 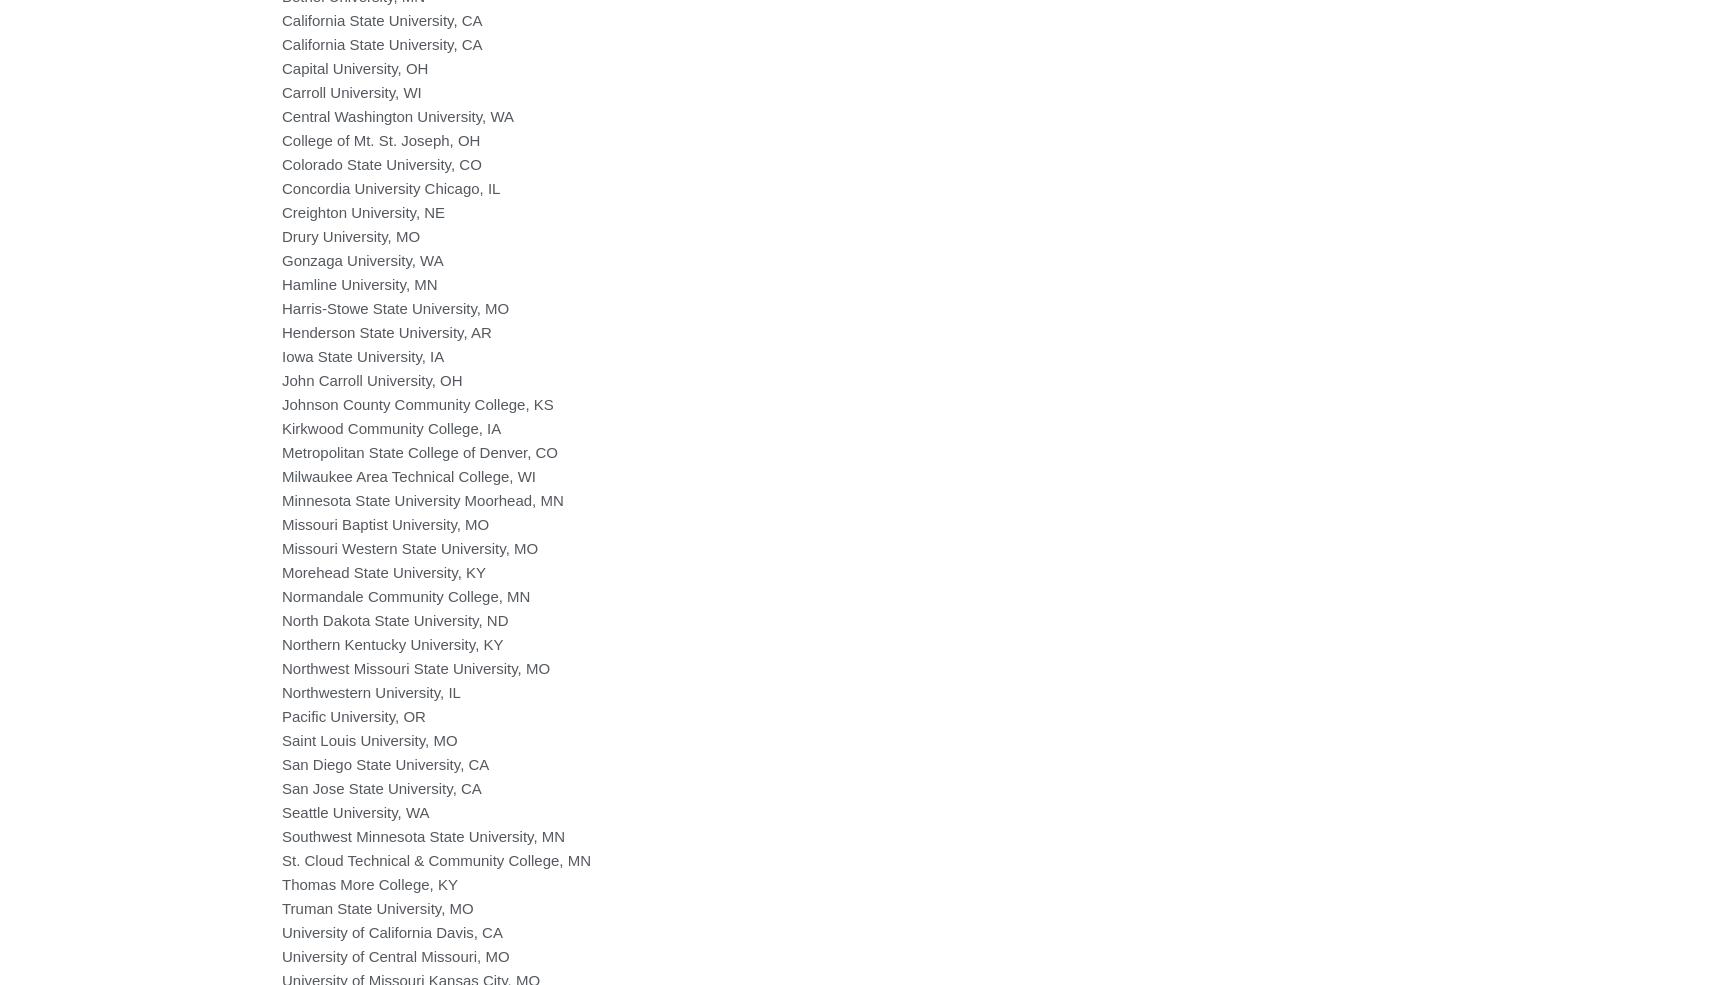 I want to click on 'Creighton University, NE', so click(x=362, y=210).